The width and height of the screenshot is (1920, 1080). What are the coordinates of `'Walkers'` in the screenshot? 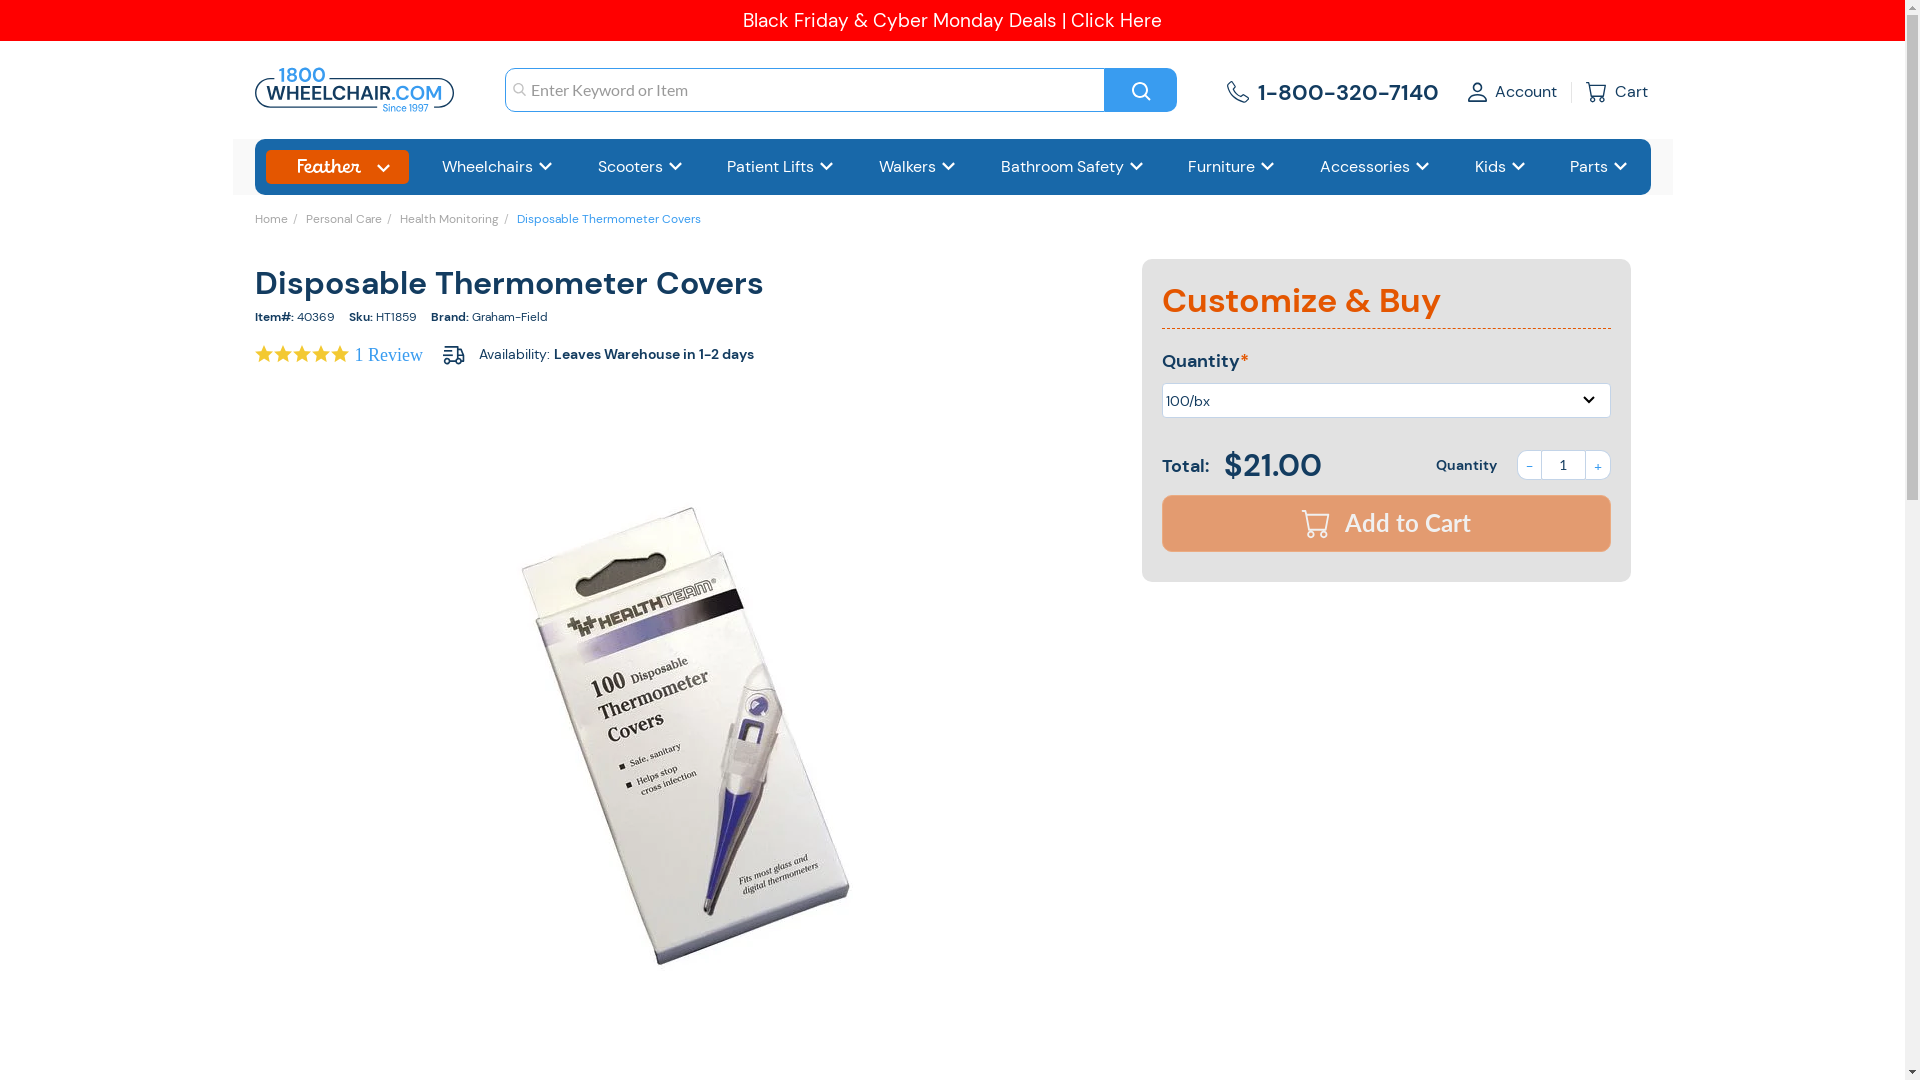 It's located at (916, 166).